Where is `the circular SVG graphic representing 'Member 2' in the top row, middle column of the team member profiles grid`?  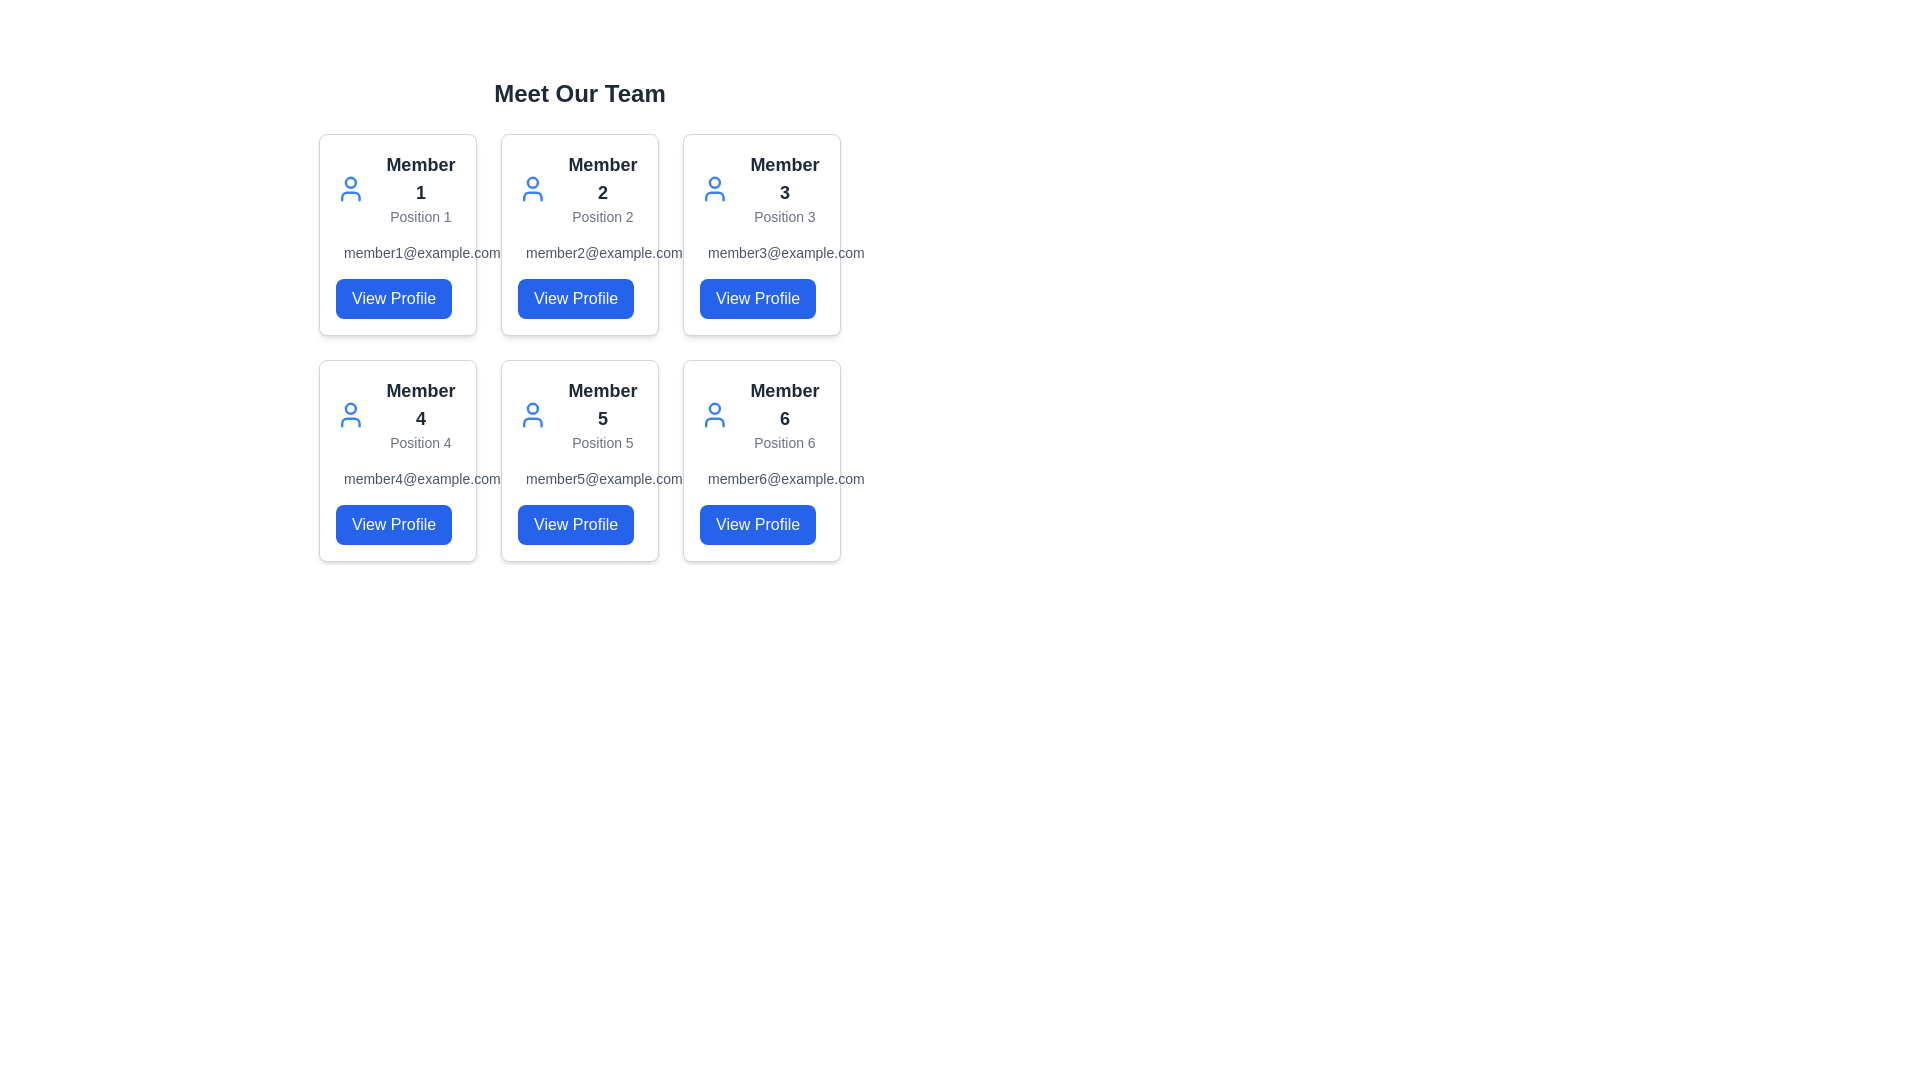
the circular SVG graphic representing 'Member 2' in the top row, middle column of the team member profiles grid is located at coordinates (532, 182).